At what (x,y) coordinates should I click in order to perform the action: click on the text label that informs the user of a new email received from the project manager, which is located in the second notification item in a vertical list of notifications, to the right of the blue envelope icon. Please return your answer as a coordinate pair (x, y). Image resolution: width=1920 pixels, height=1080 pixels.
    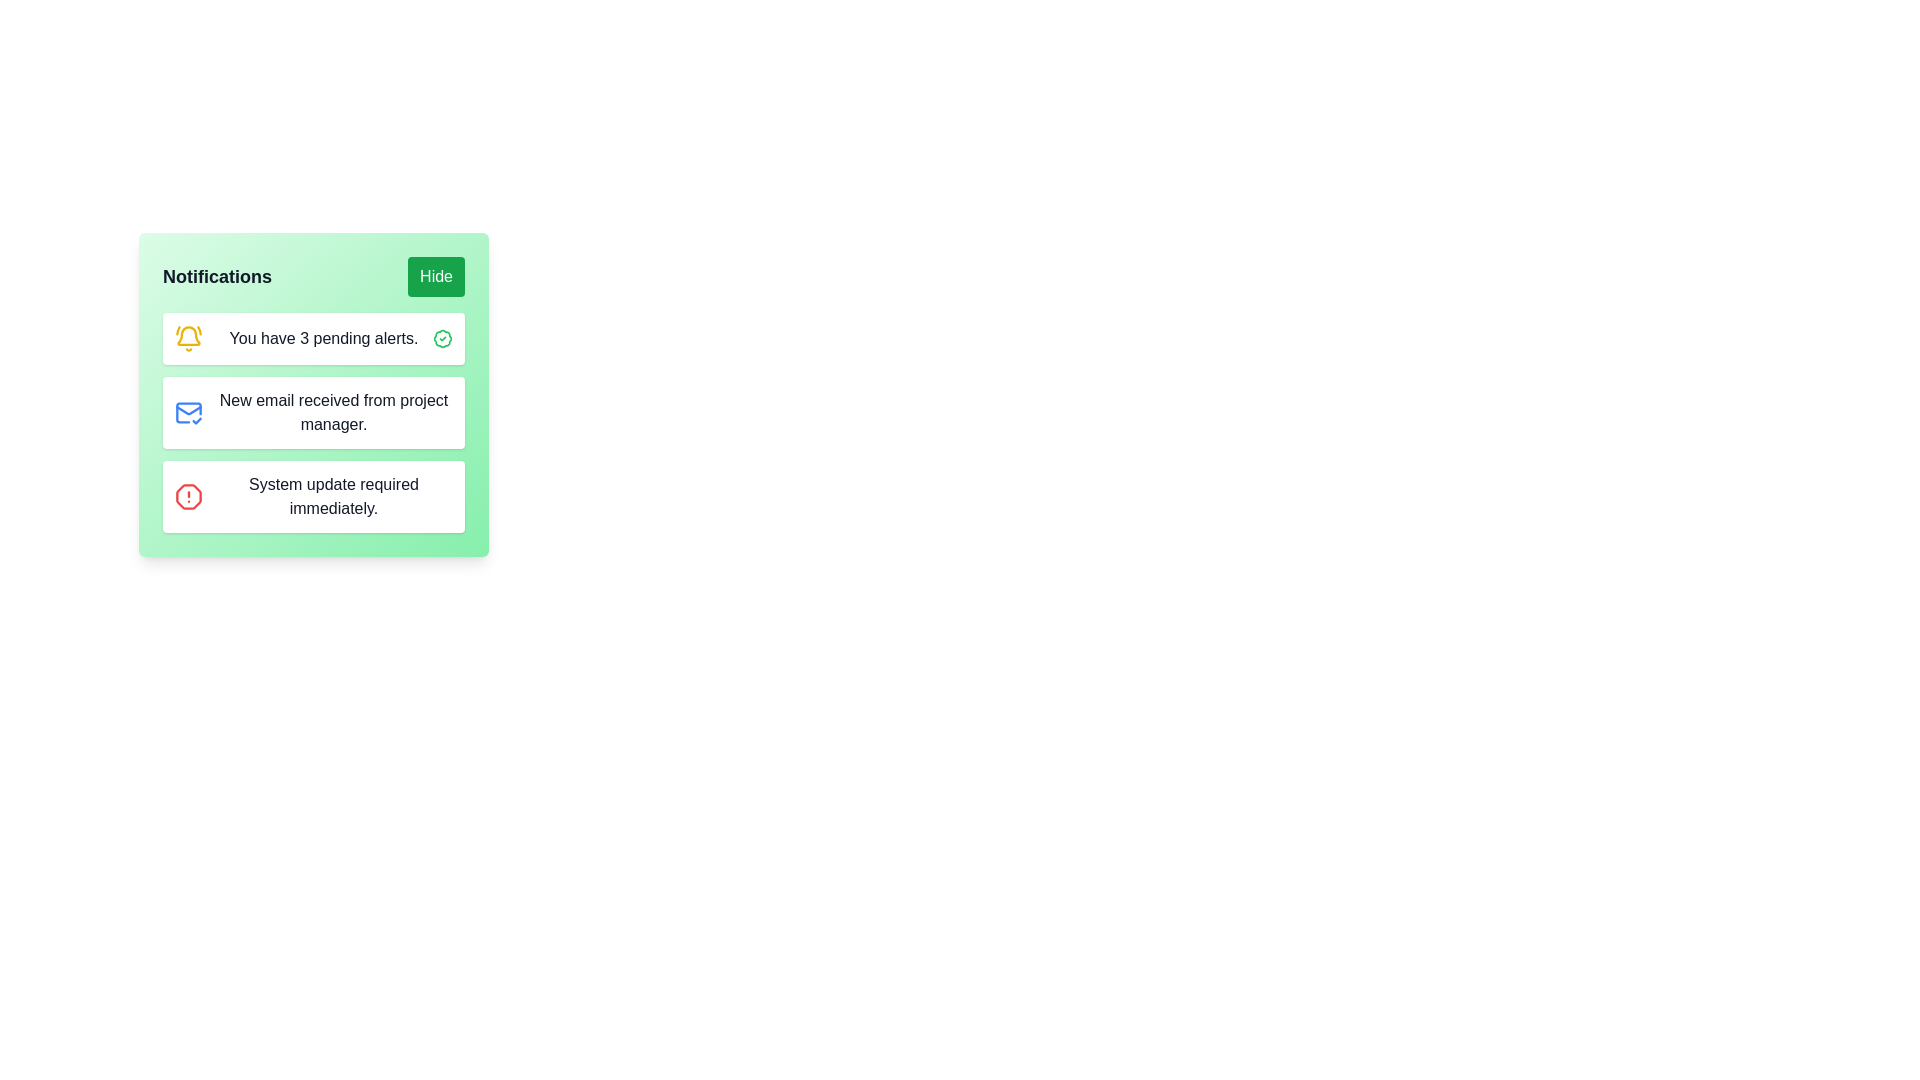
    Looking at the image, I should click on (334, 411).